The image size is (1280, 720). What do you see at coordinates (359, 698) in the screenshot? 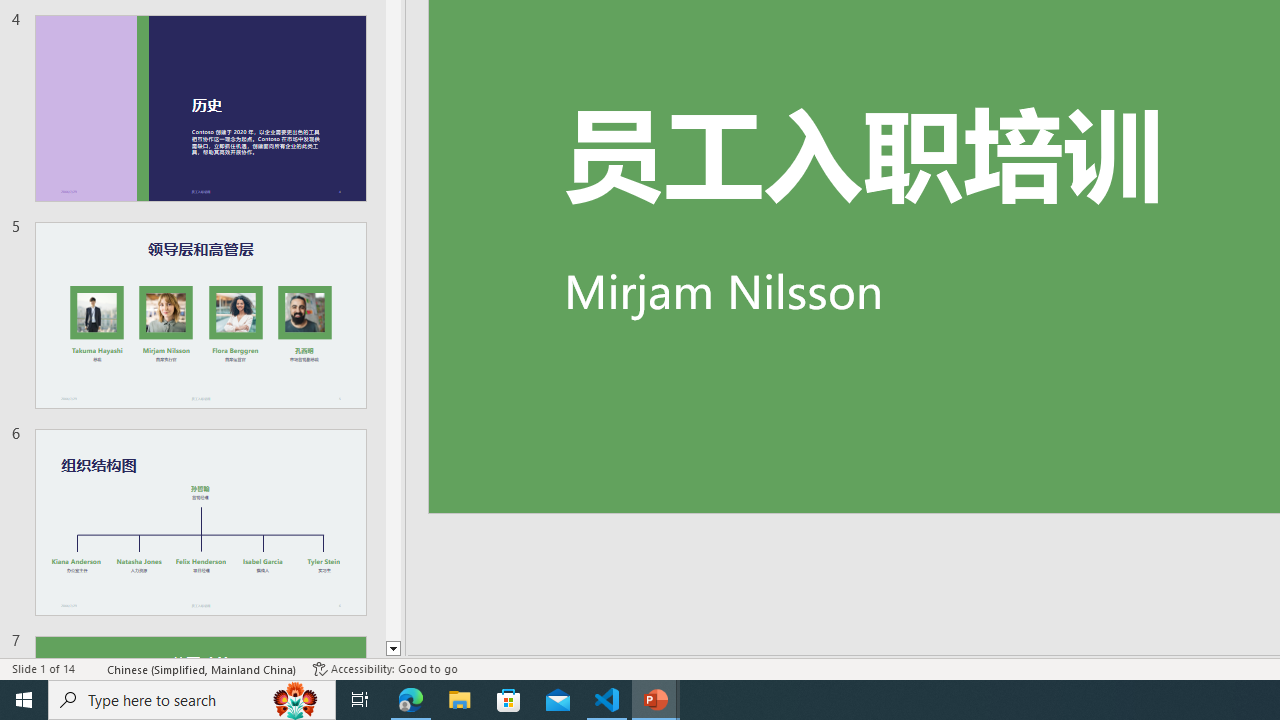
I see `'Task View'` at bounding box center [359, 698].